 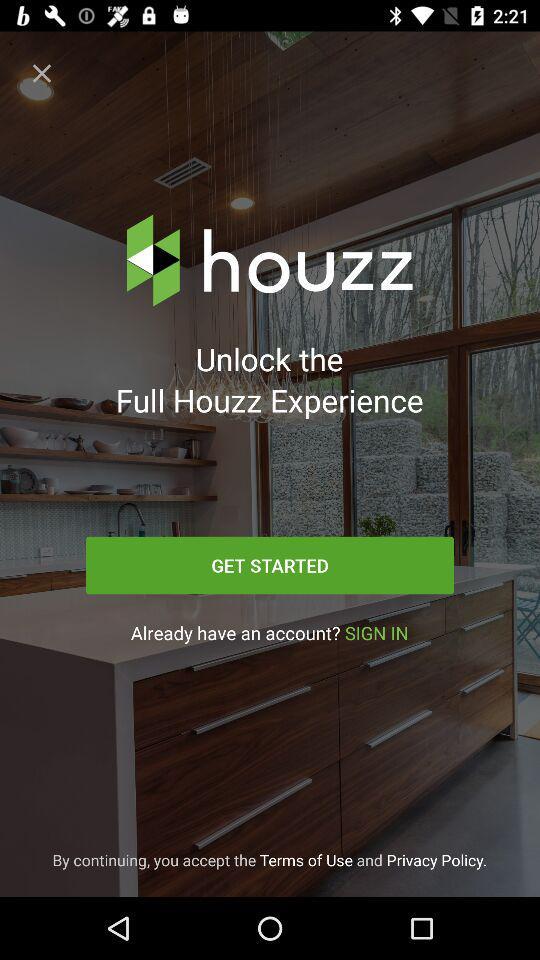 I want to click on the icon at the top left corner, so click(x=42, y=73).